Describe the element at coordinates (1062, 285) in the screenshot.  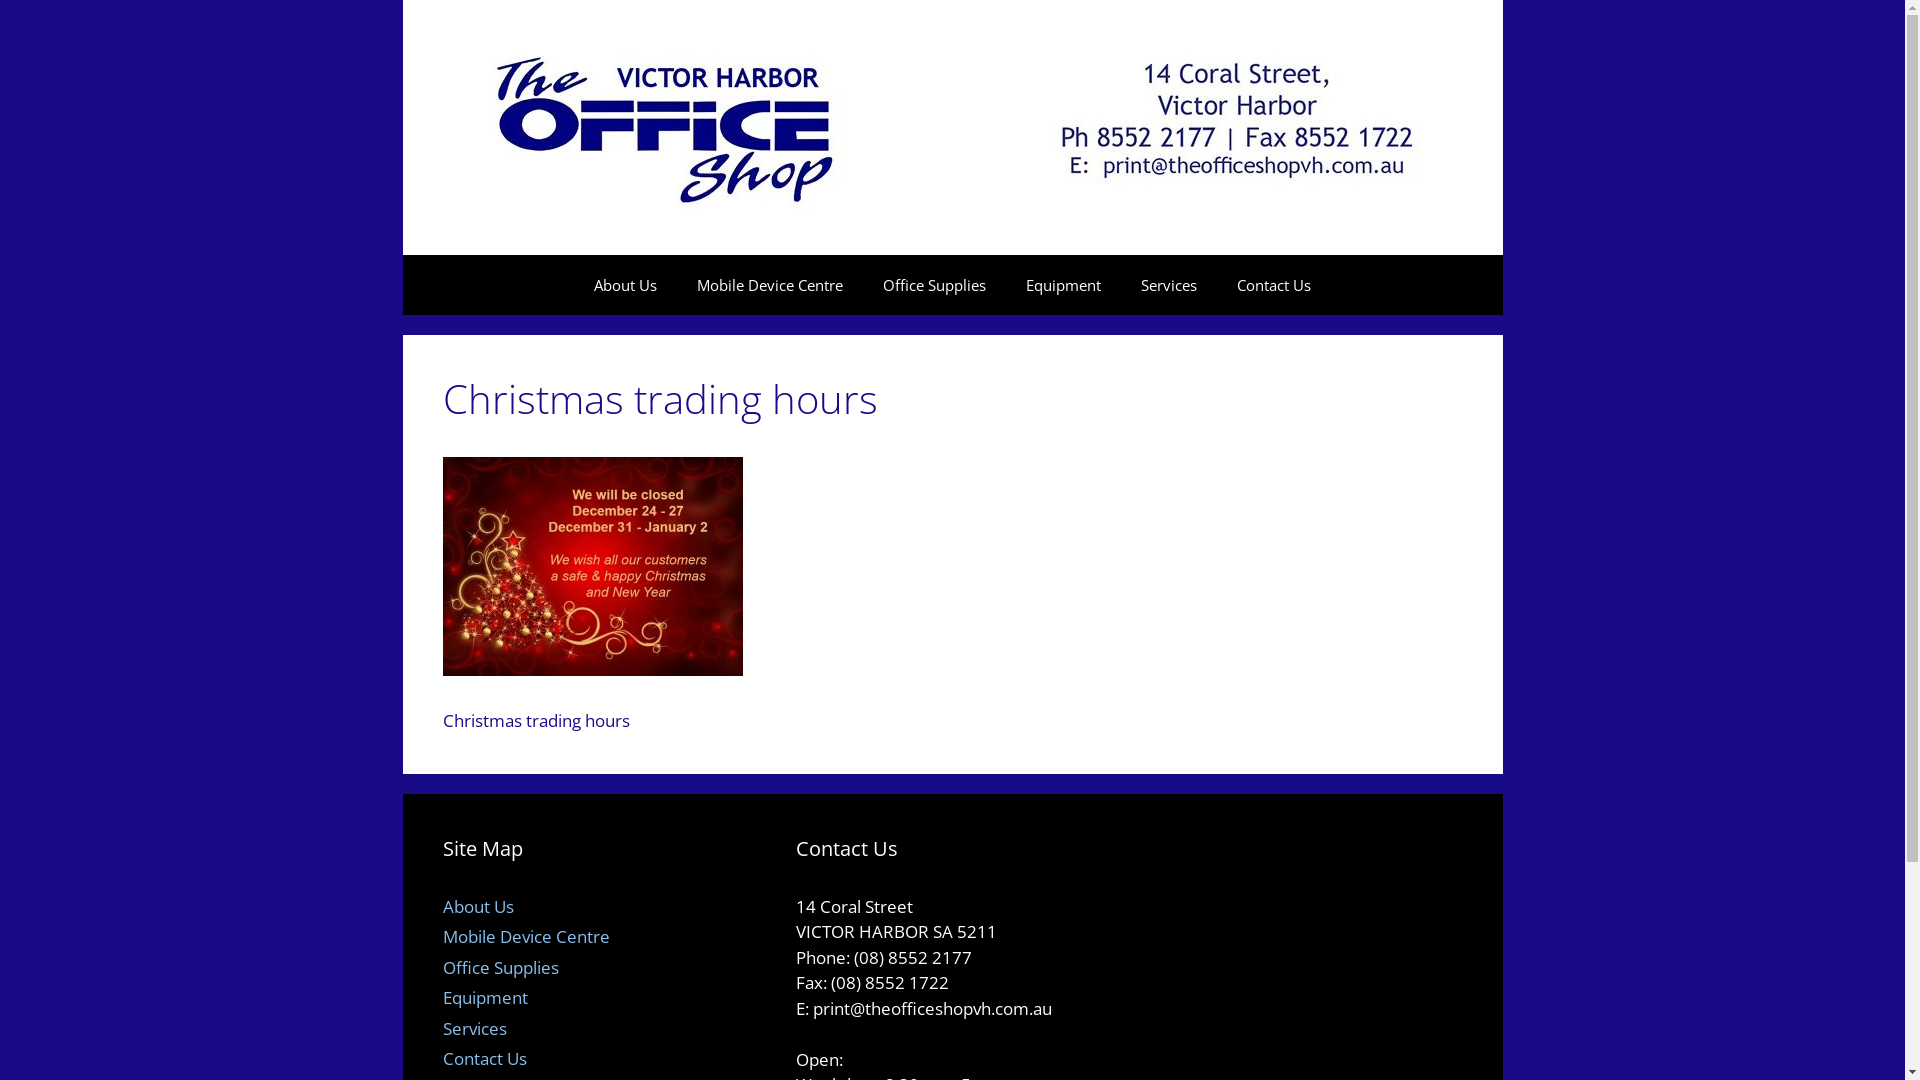
I see `'Equipment'` at that location.